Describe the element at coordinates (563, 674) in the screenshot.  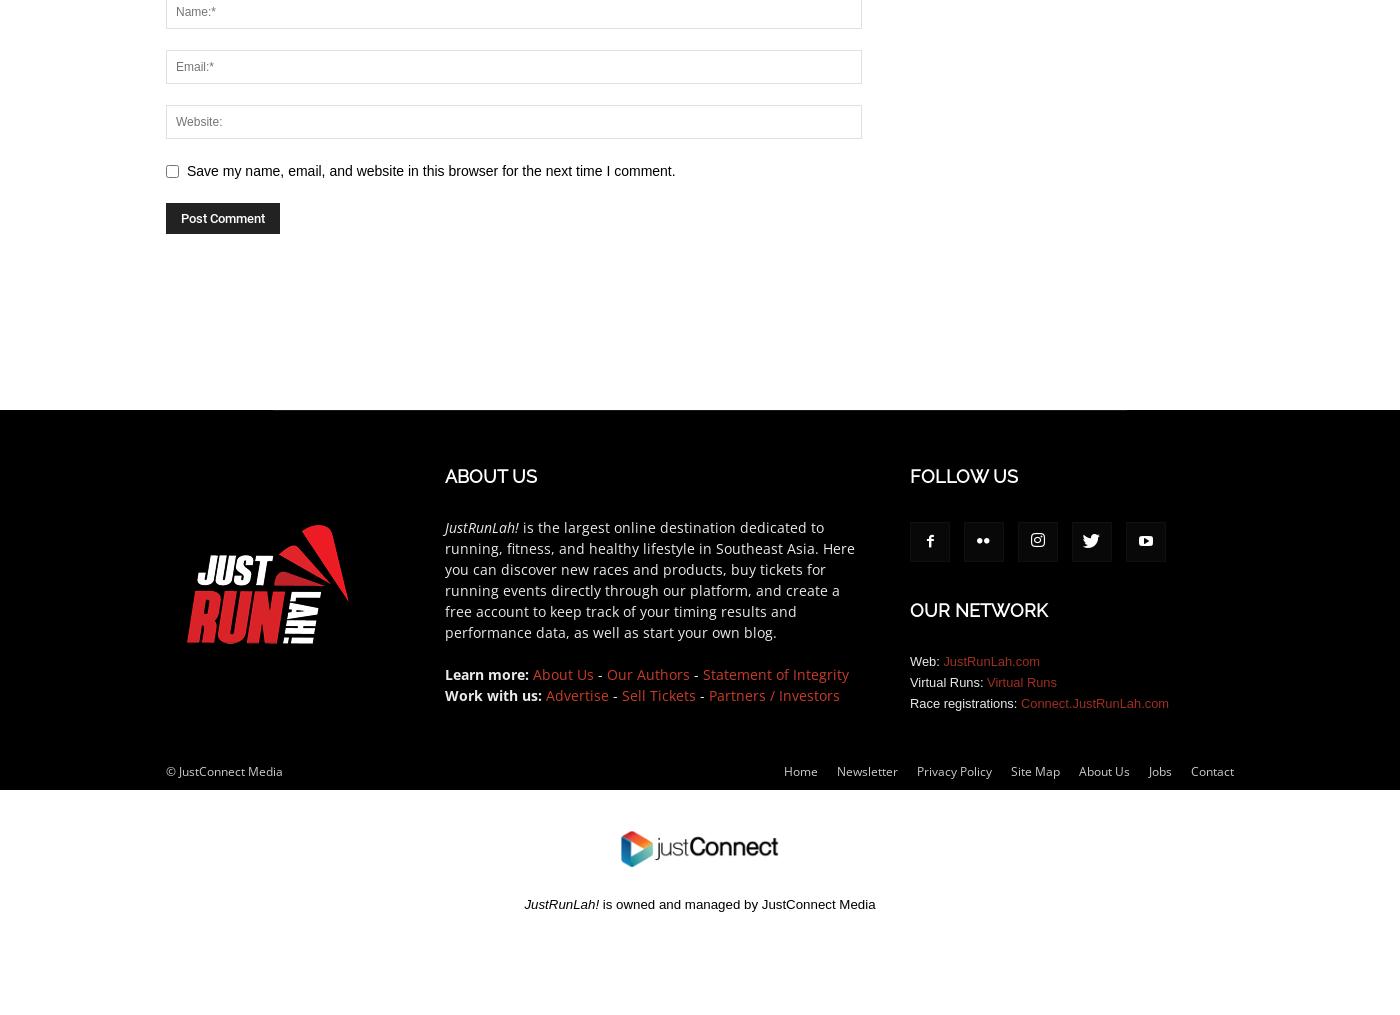
I see `'About Us'` at that location.